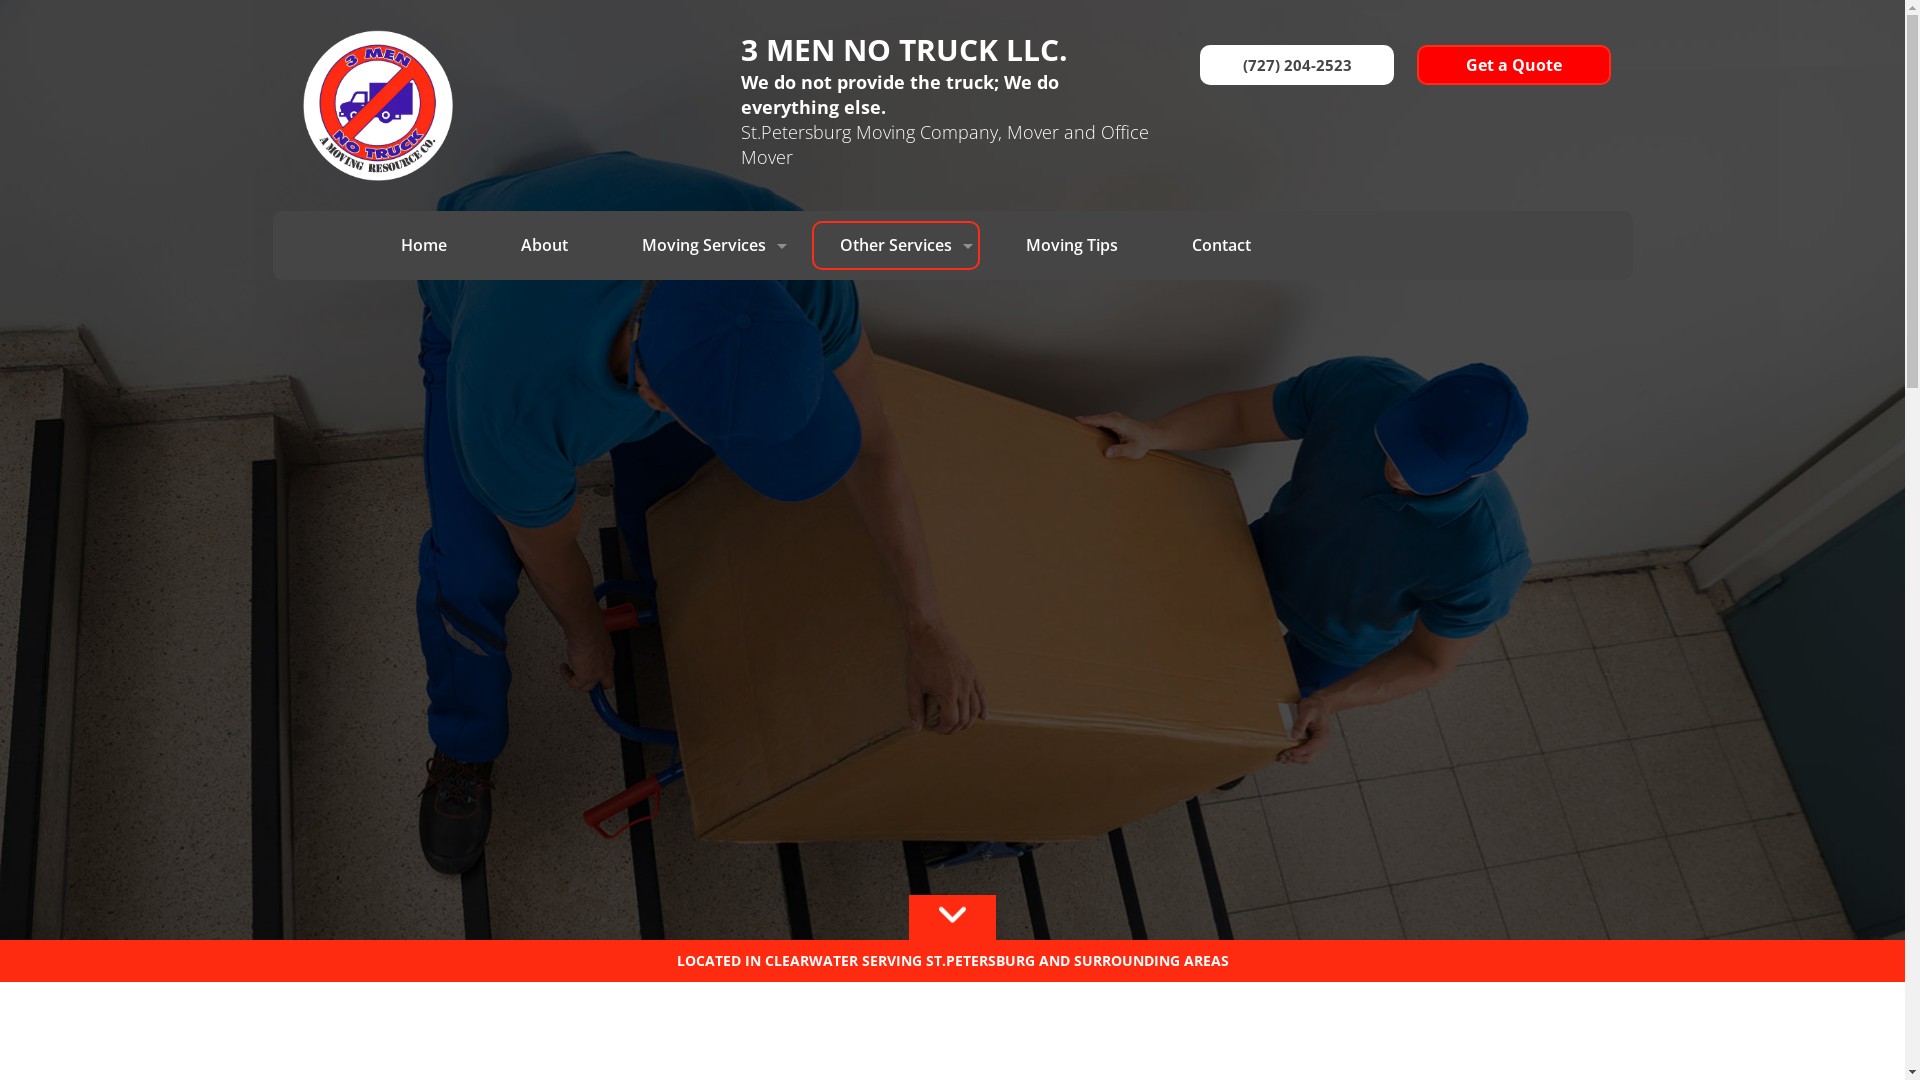  Describe the element at coordinates (373, 244) in the screenshot. I see `'Home'` at that location.